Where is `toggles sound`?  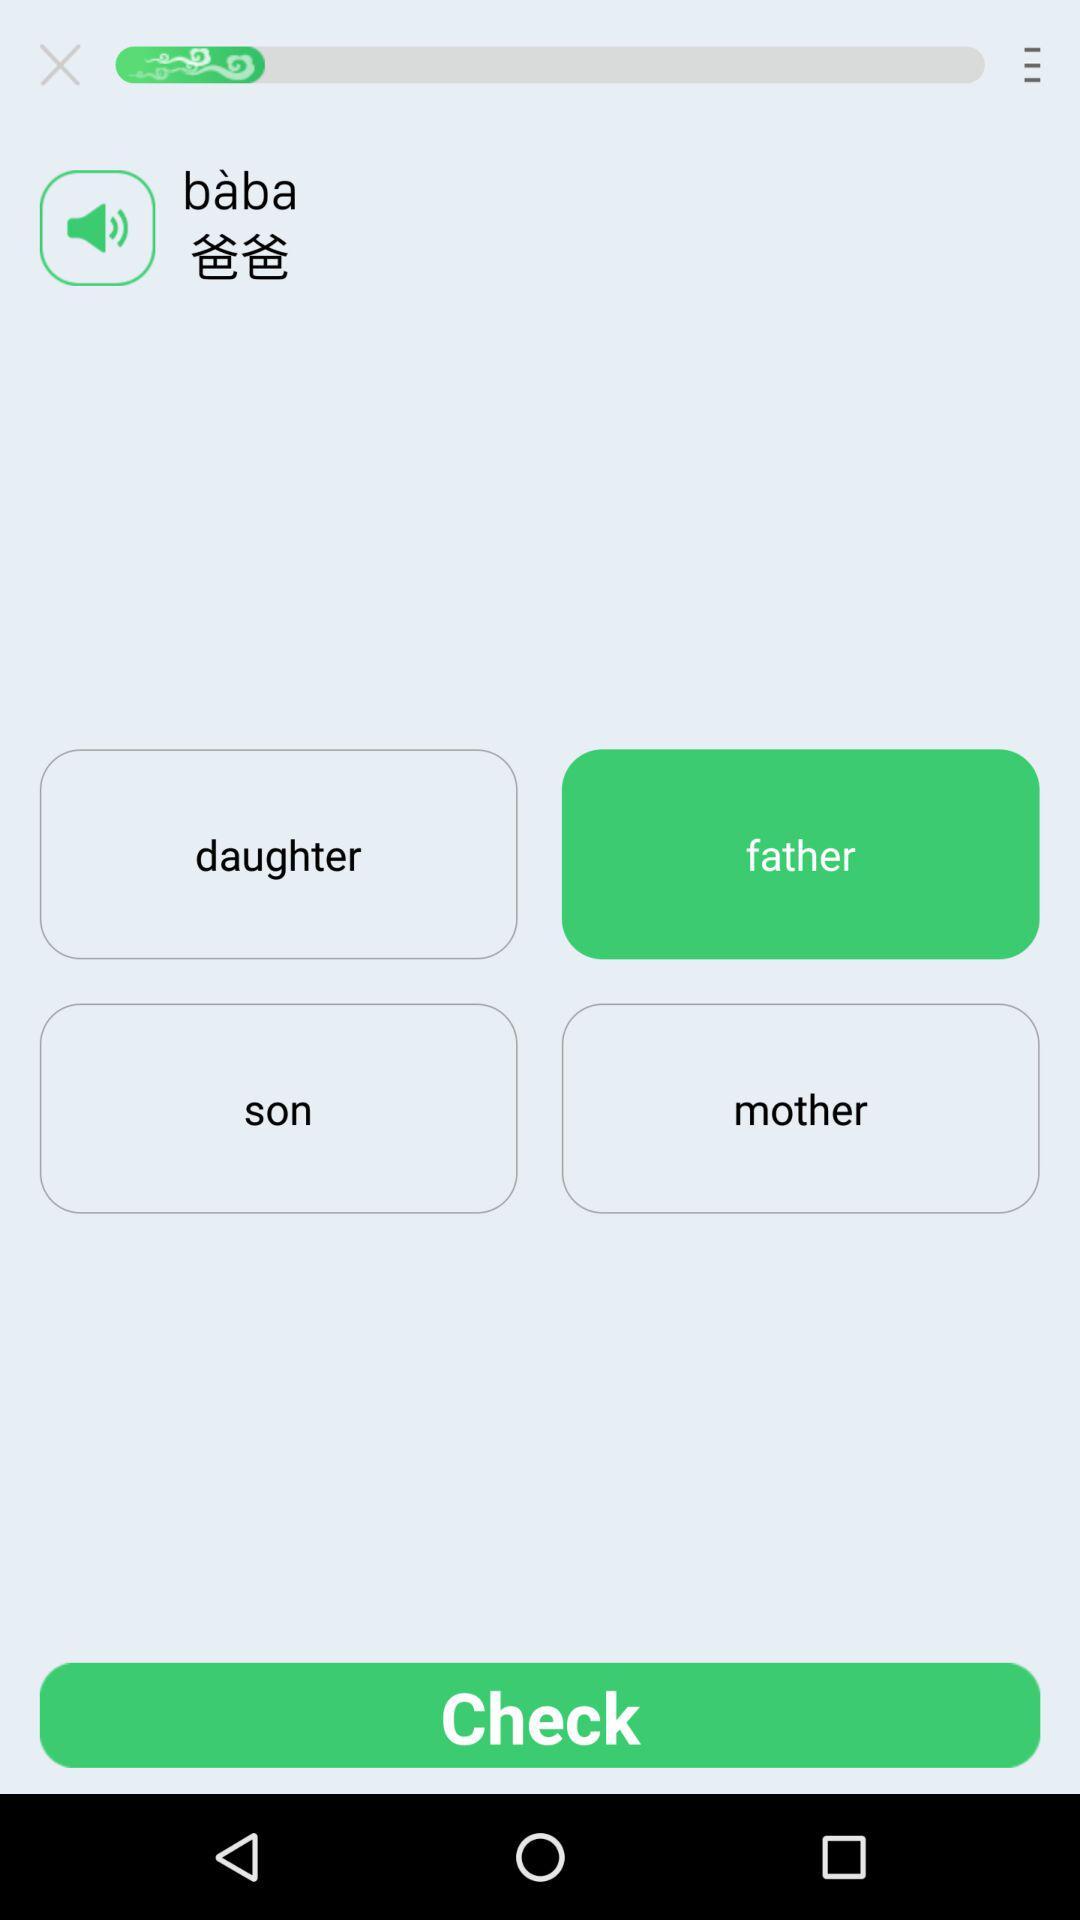
toggles sound is located at coordinates (97, 227).